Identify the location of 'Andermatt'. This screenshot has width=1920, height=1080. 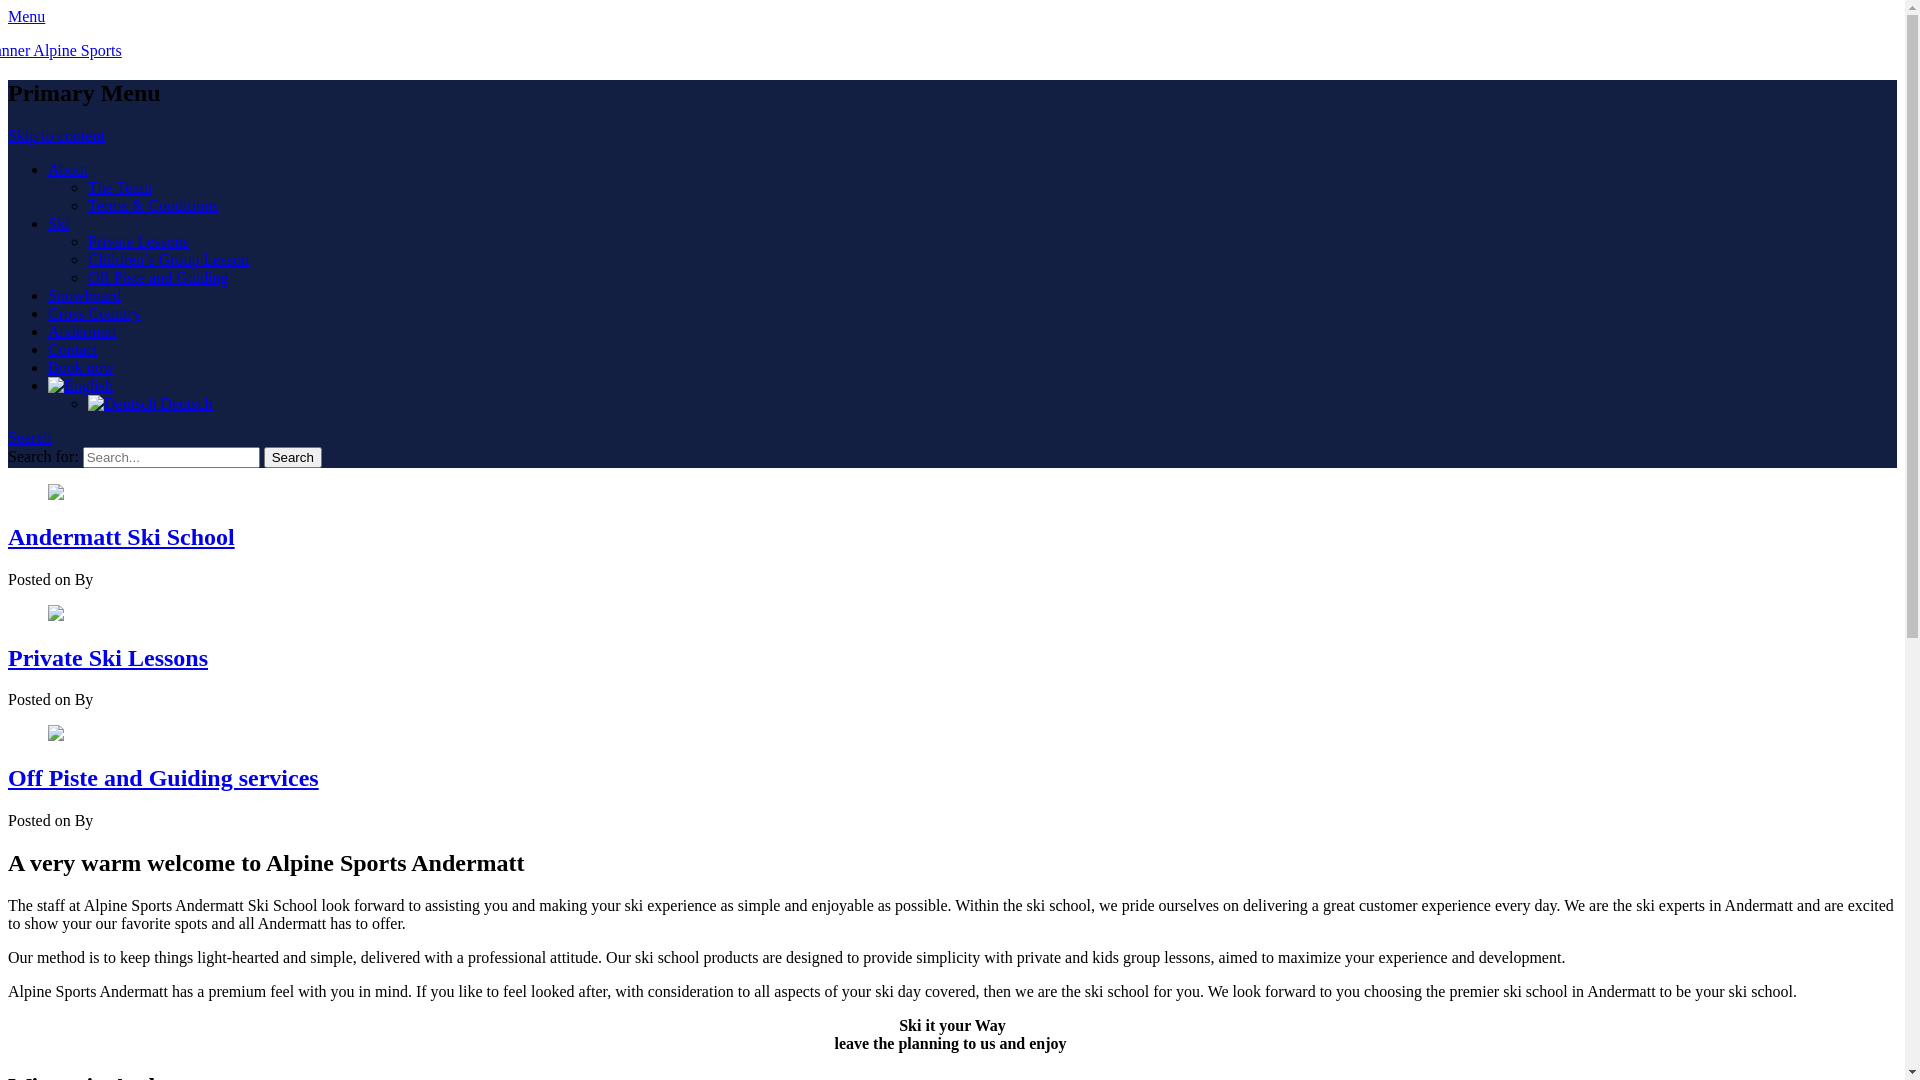
(80, 330).